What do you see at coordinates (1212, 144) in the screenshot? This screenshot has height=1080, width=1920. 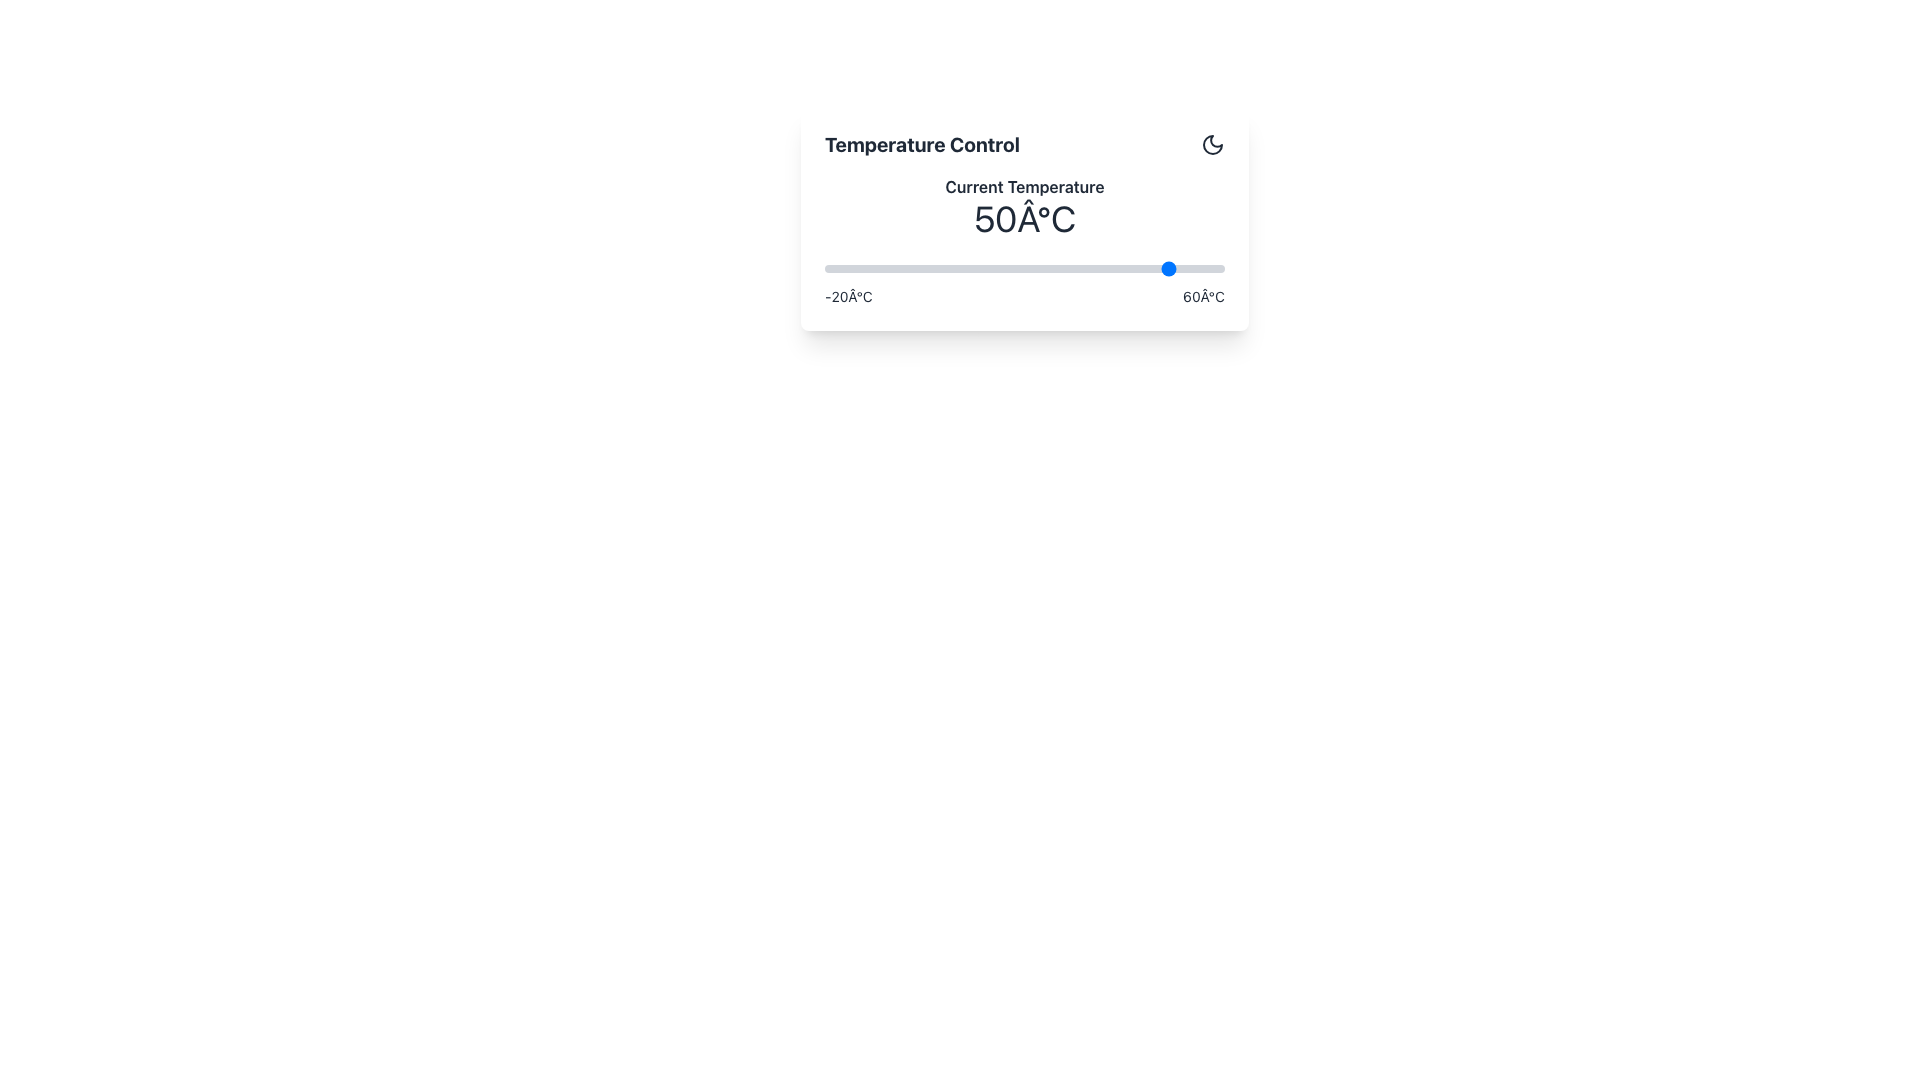 I see `the moon-themed icon located in the top-right corner of the temperature control card` at bounding box center [1212, 144].